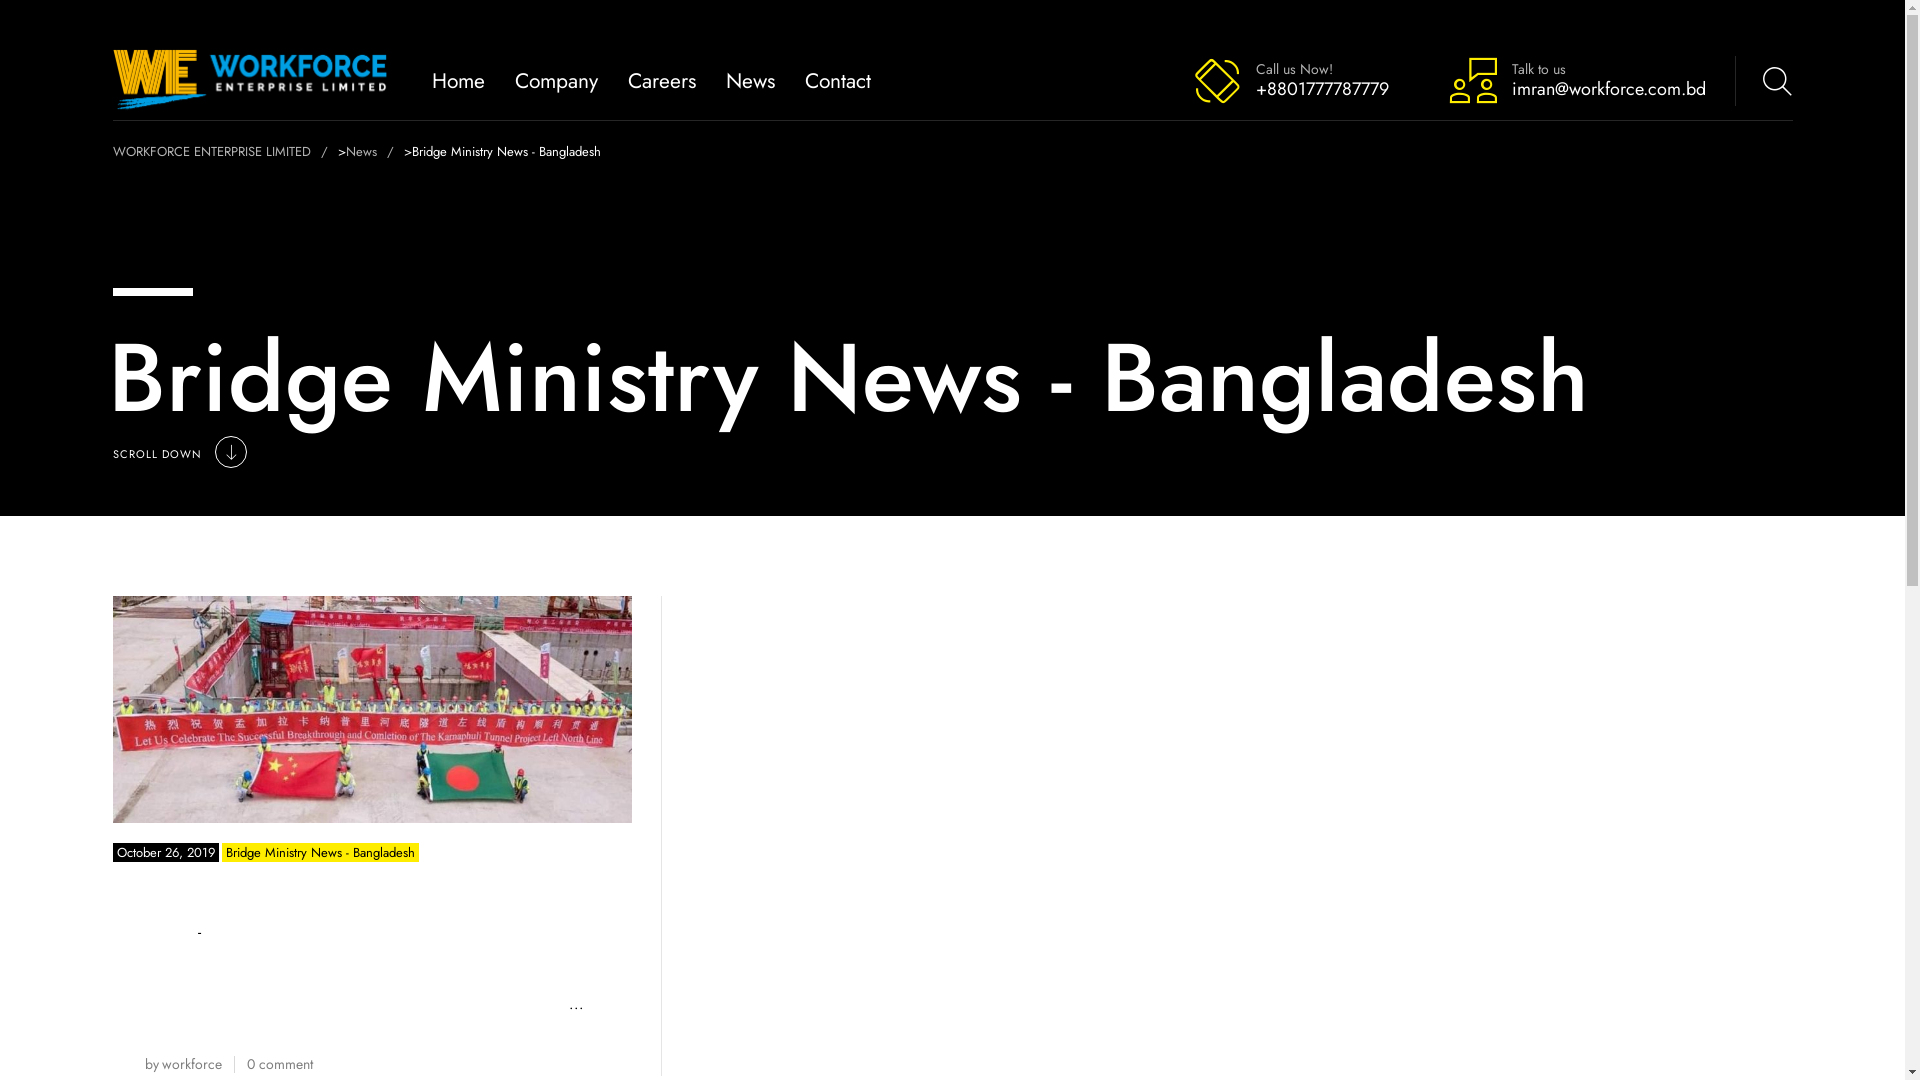  I want to click on '0 comment', so click(244, 1063).